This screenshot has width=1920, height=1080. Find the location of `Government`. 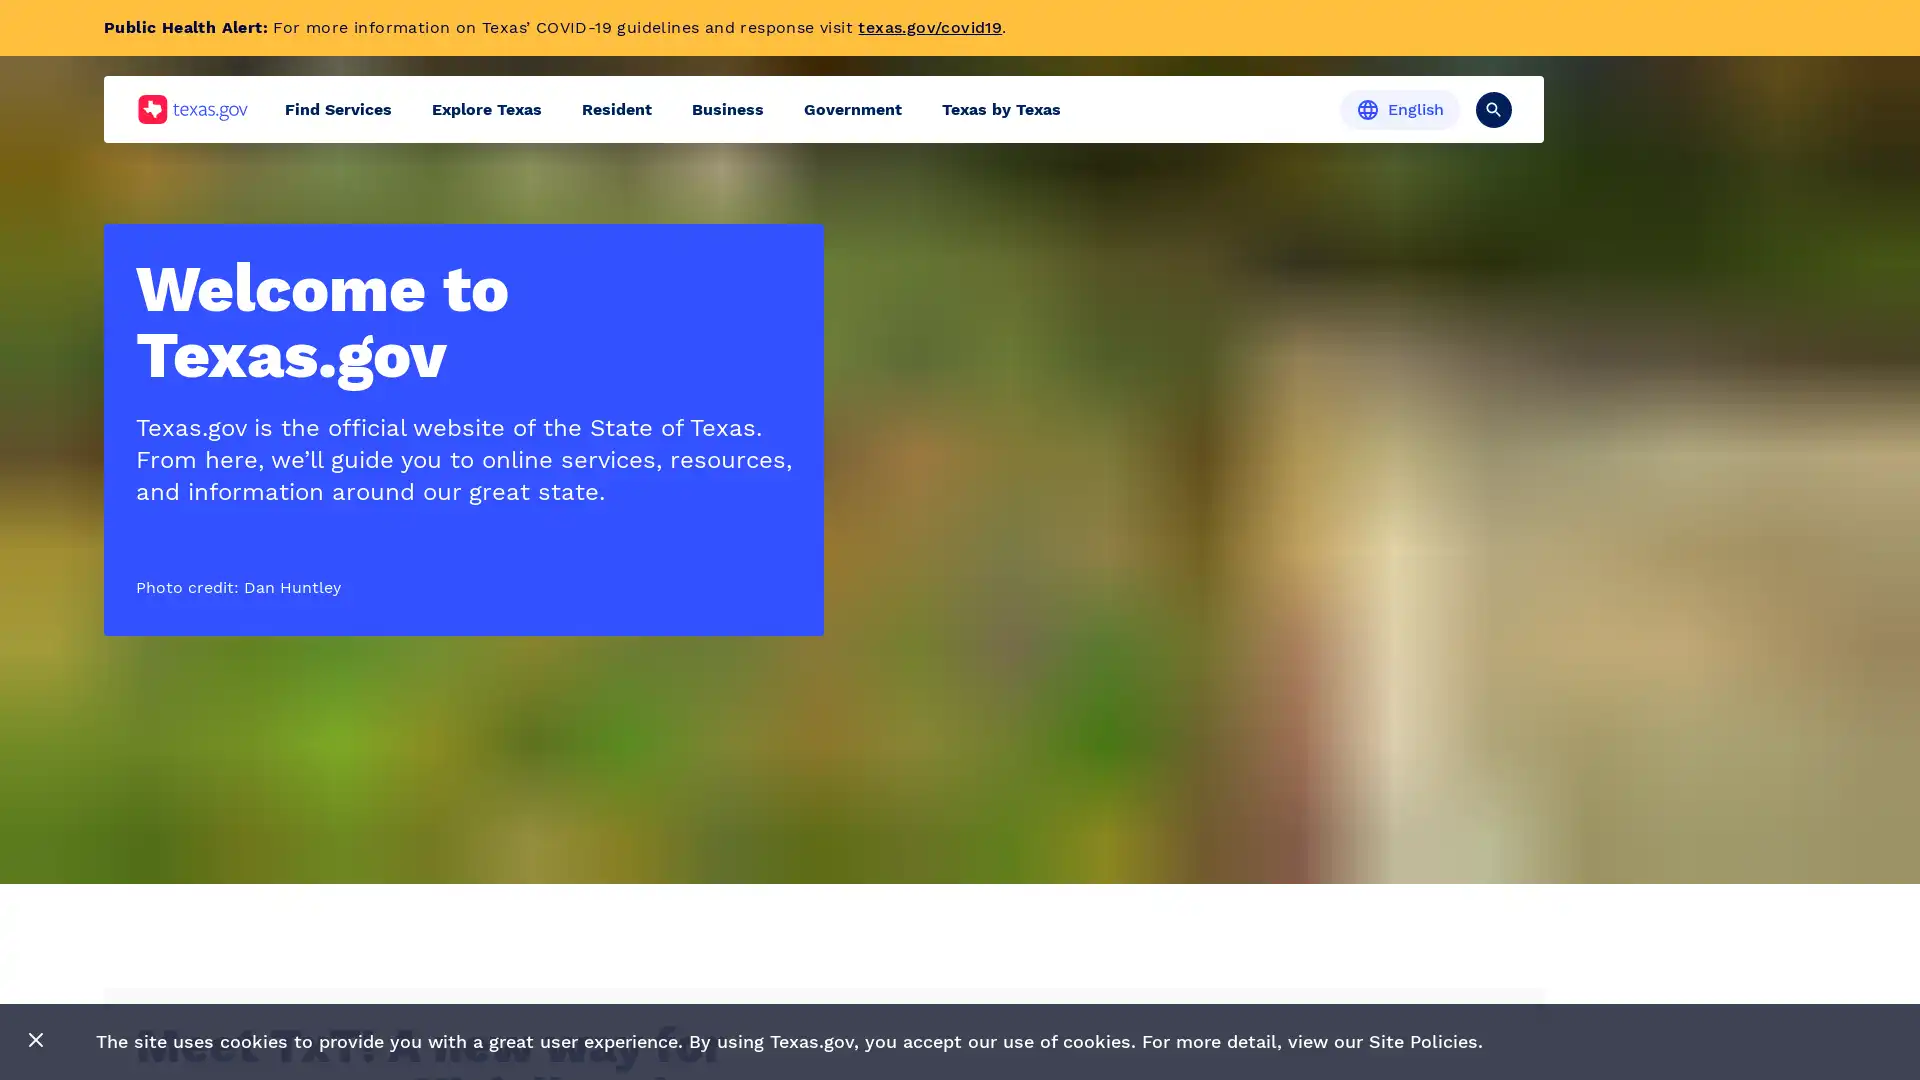

Government is located at coordinates (853, 109).